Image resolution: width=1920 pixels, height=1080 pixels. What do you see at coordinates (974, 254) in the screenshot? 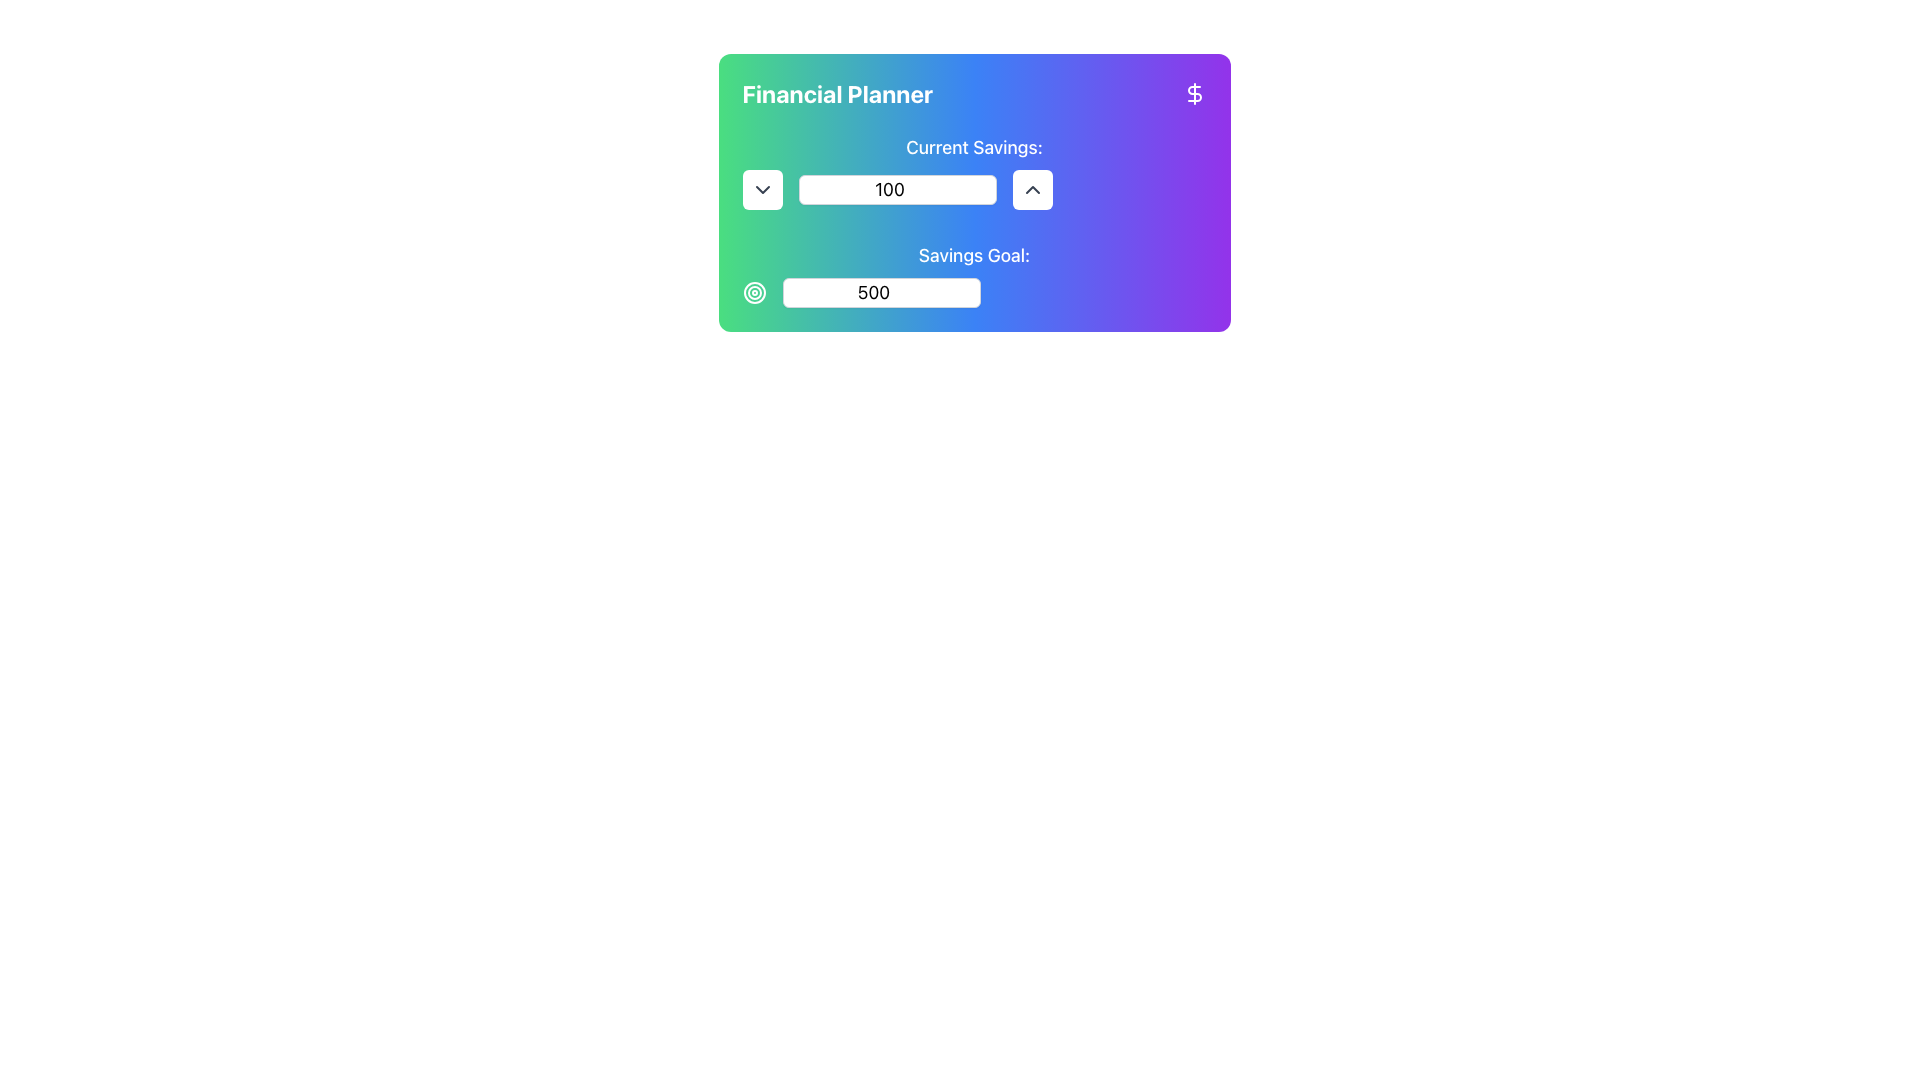
I see `static text label stating 'Savings Goal:' which is styled with a large font size and white color, located below the 'Current Savings:' label` at bounding box center [974, 254].